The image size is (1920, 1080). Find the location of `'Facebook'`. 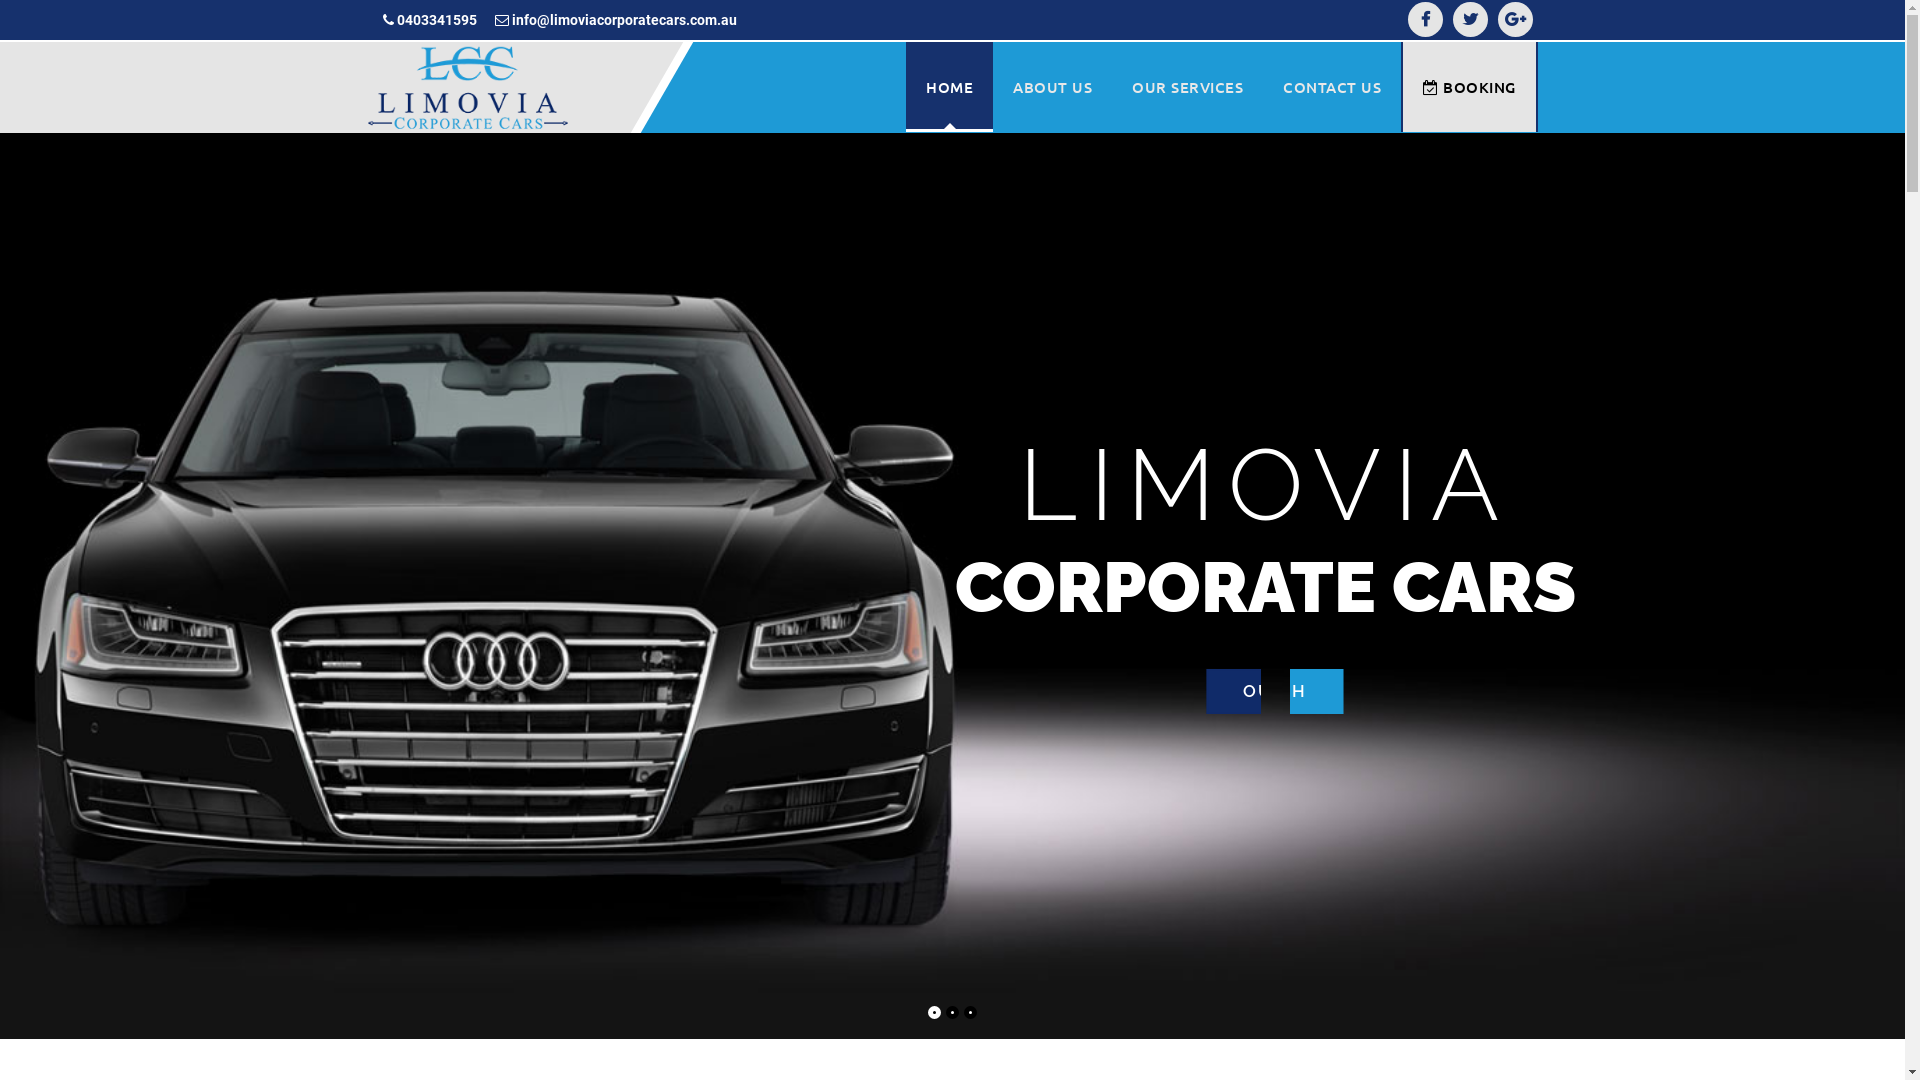

'Facebook' is located at coordinates (1424, 19).